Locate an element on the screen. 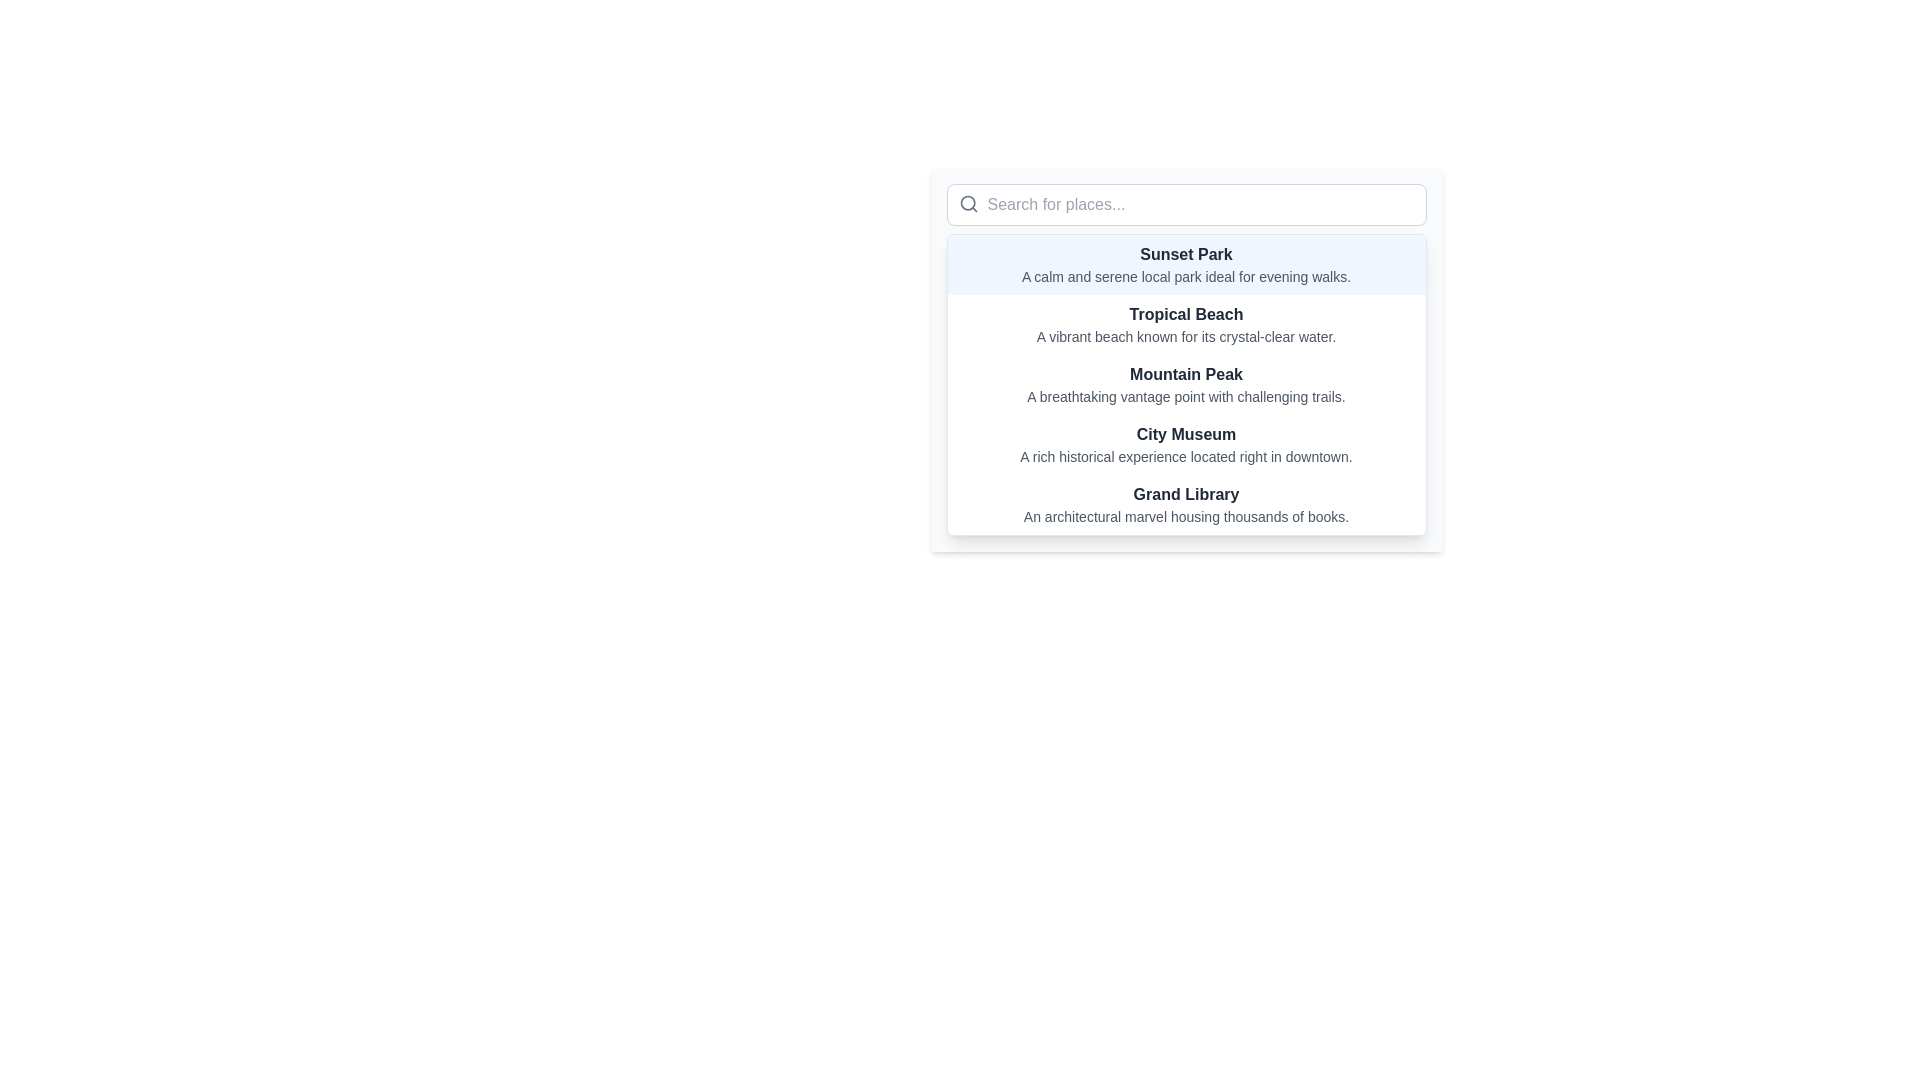 This screenshot has width=1920, height=1080. the list item titled 'Mountain Peak' is located at coordinates (1186, 385).